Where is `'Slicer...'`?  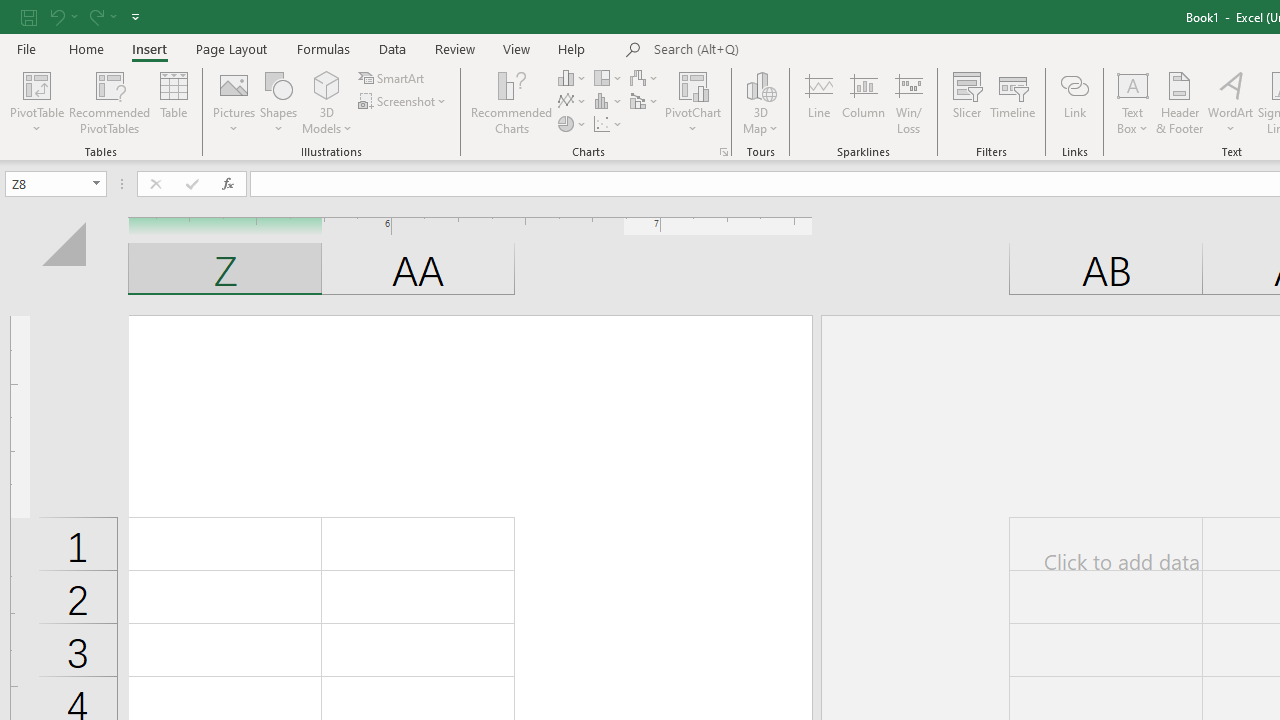 'Slicer...' is located at coordinates (967, 103).